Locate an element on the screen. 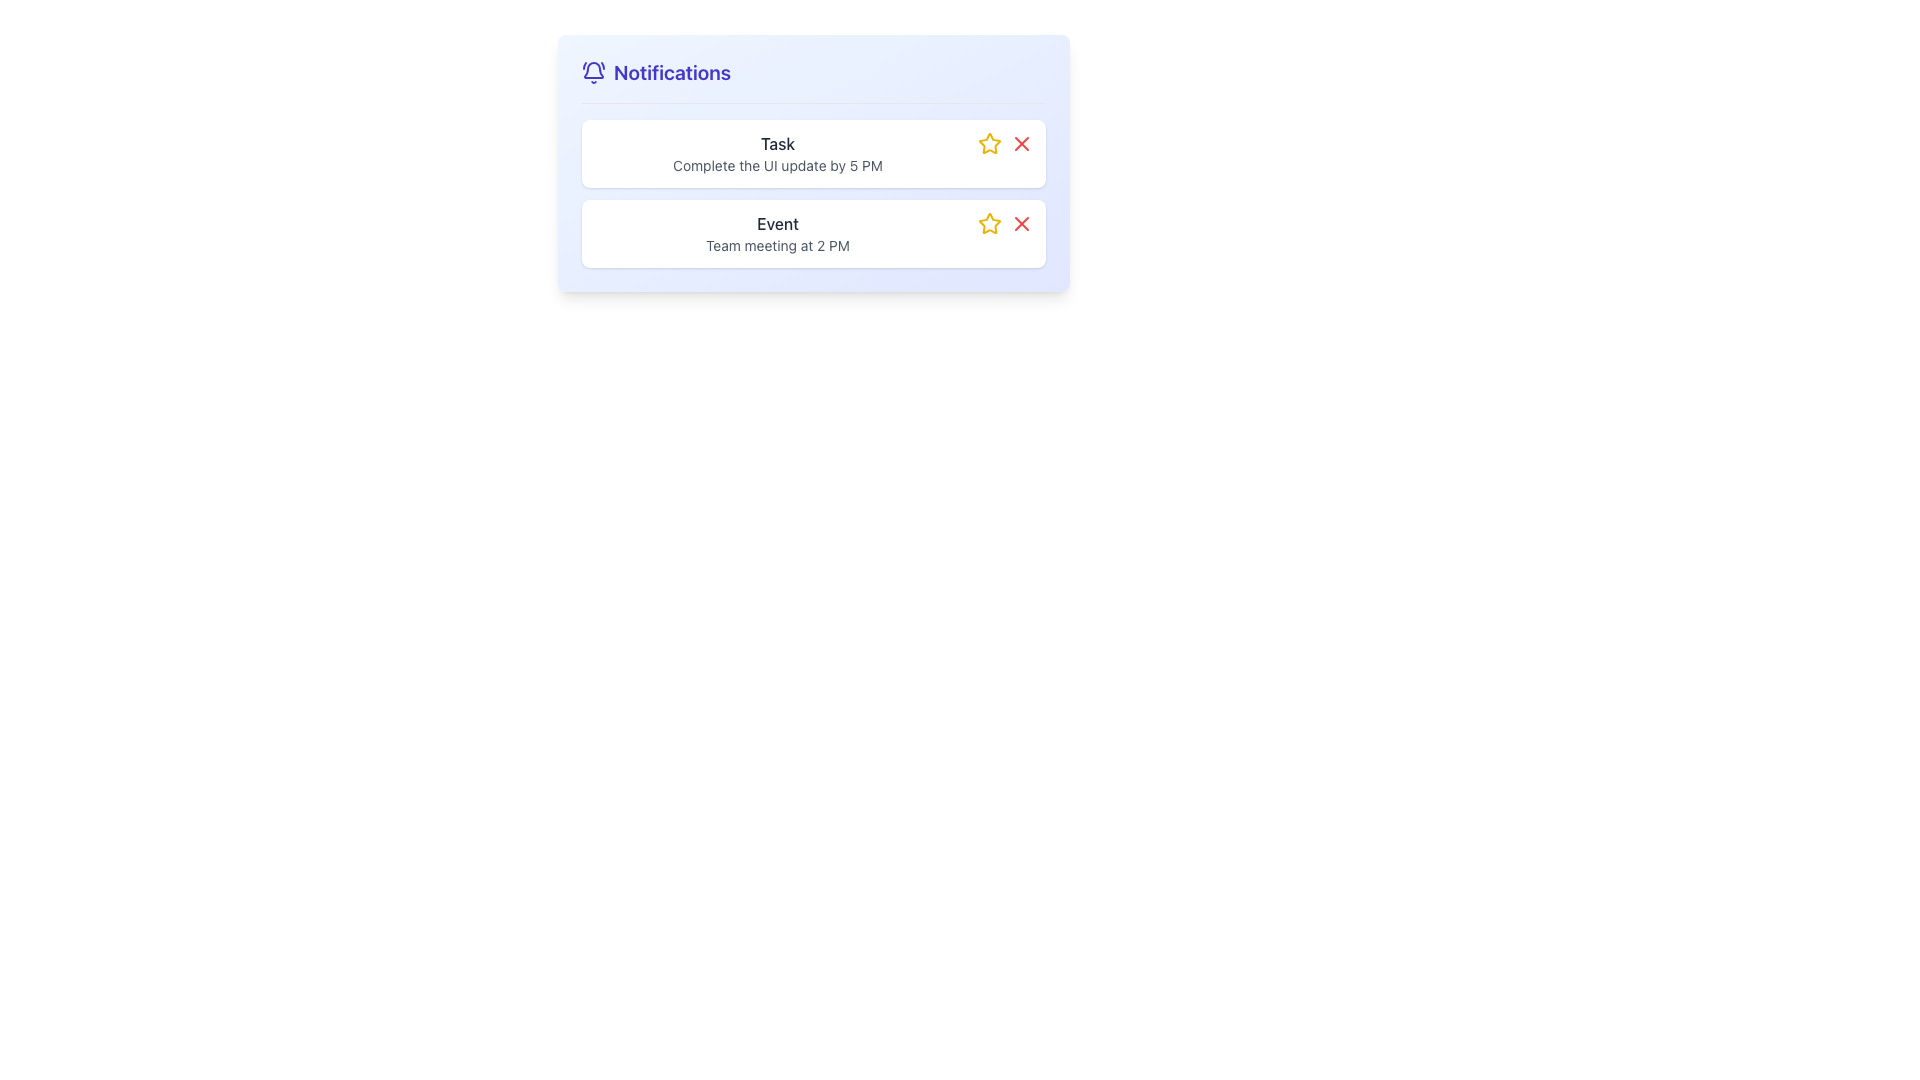 The height and width of the screenshot is (1080, 1920). a task or event in the notification list located under the 'Notifications' header is located at coordinates (814, 193).